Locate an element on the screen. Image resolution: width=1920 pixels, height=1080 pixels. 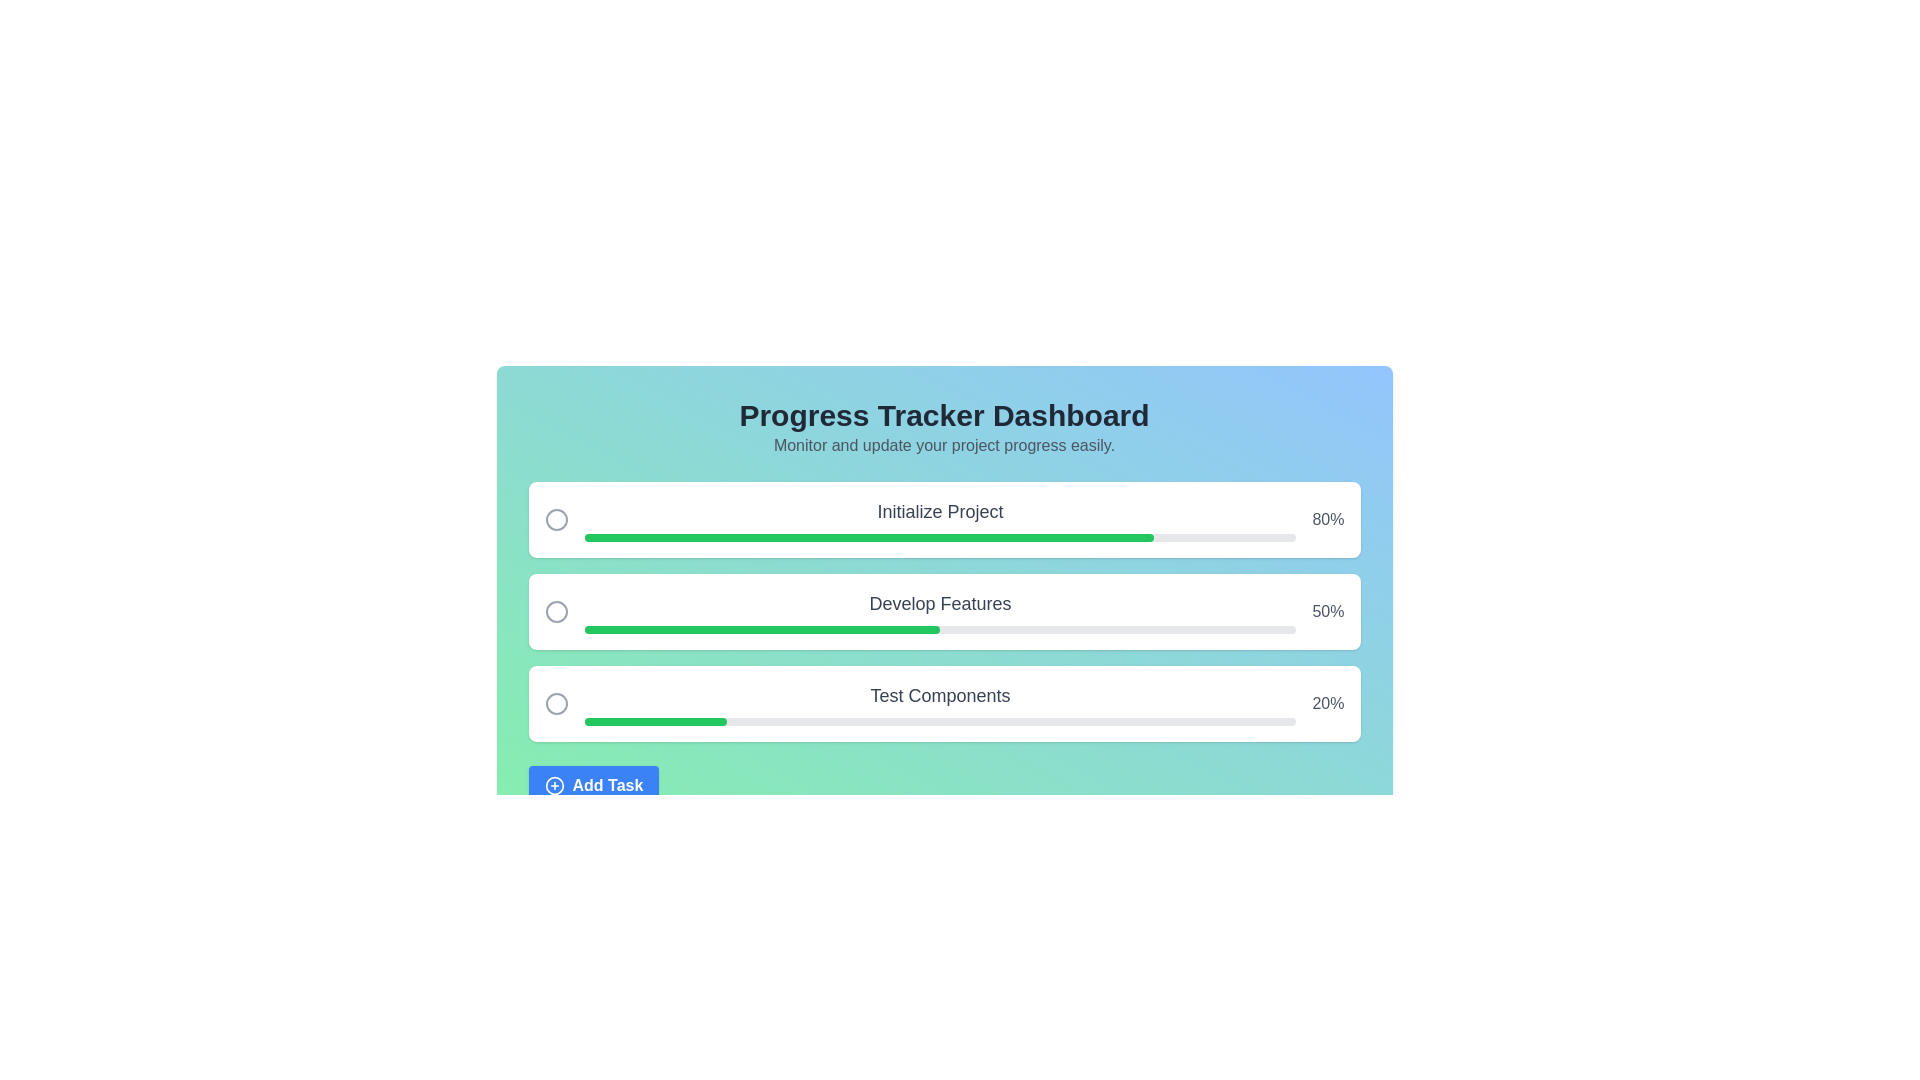
progress percentage text displayed in the top-right corner of the row labeled 'Develop Features', located to the right of the progress bar and text label is located at coordinates (1328, 611).